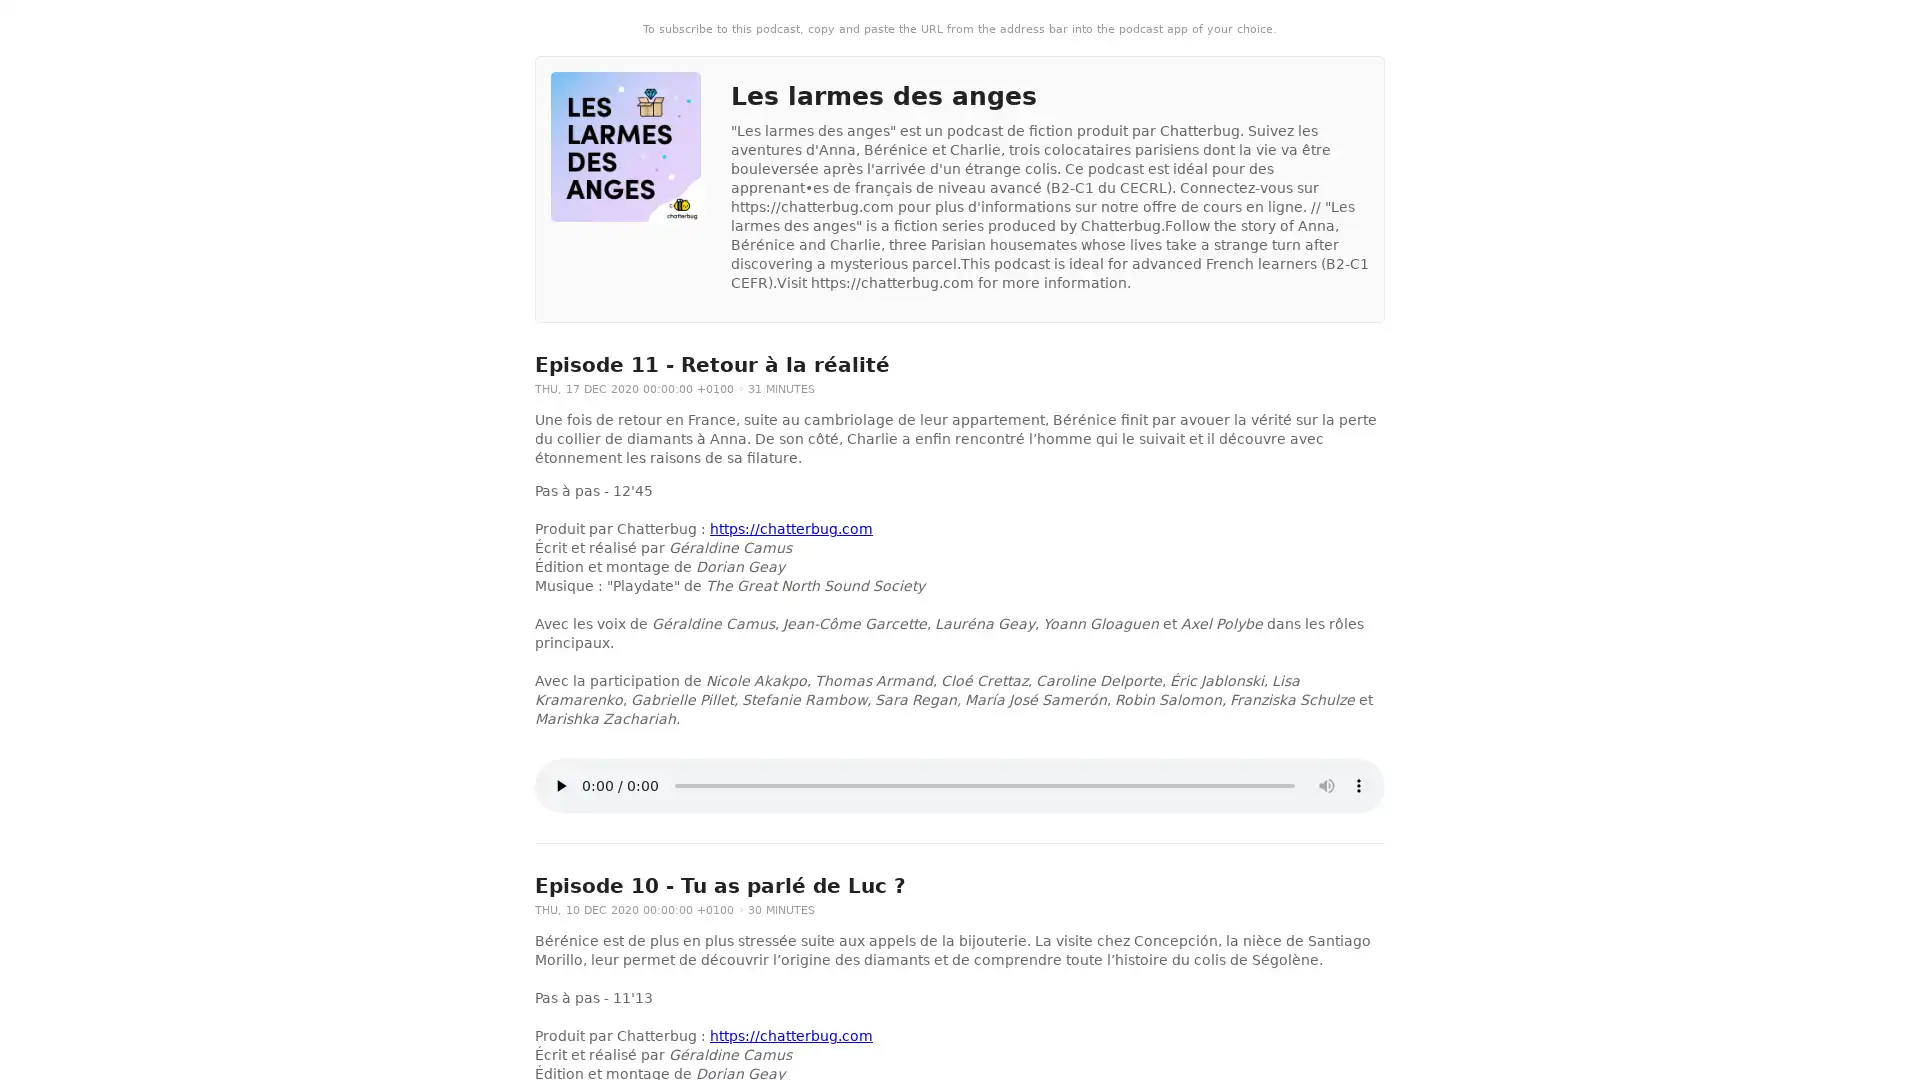 The width and height of the screenshot is (1920, 1080). What do you see at coordinates (560, 785) in the screenshot?
I see `play` at bounding box center [560, 785].